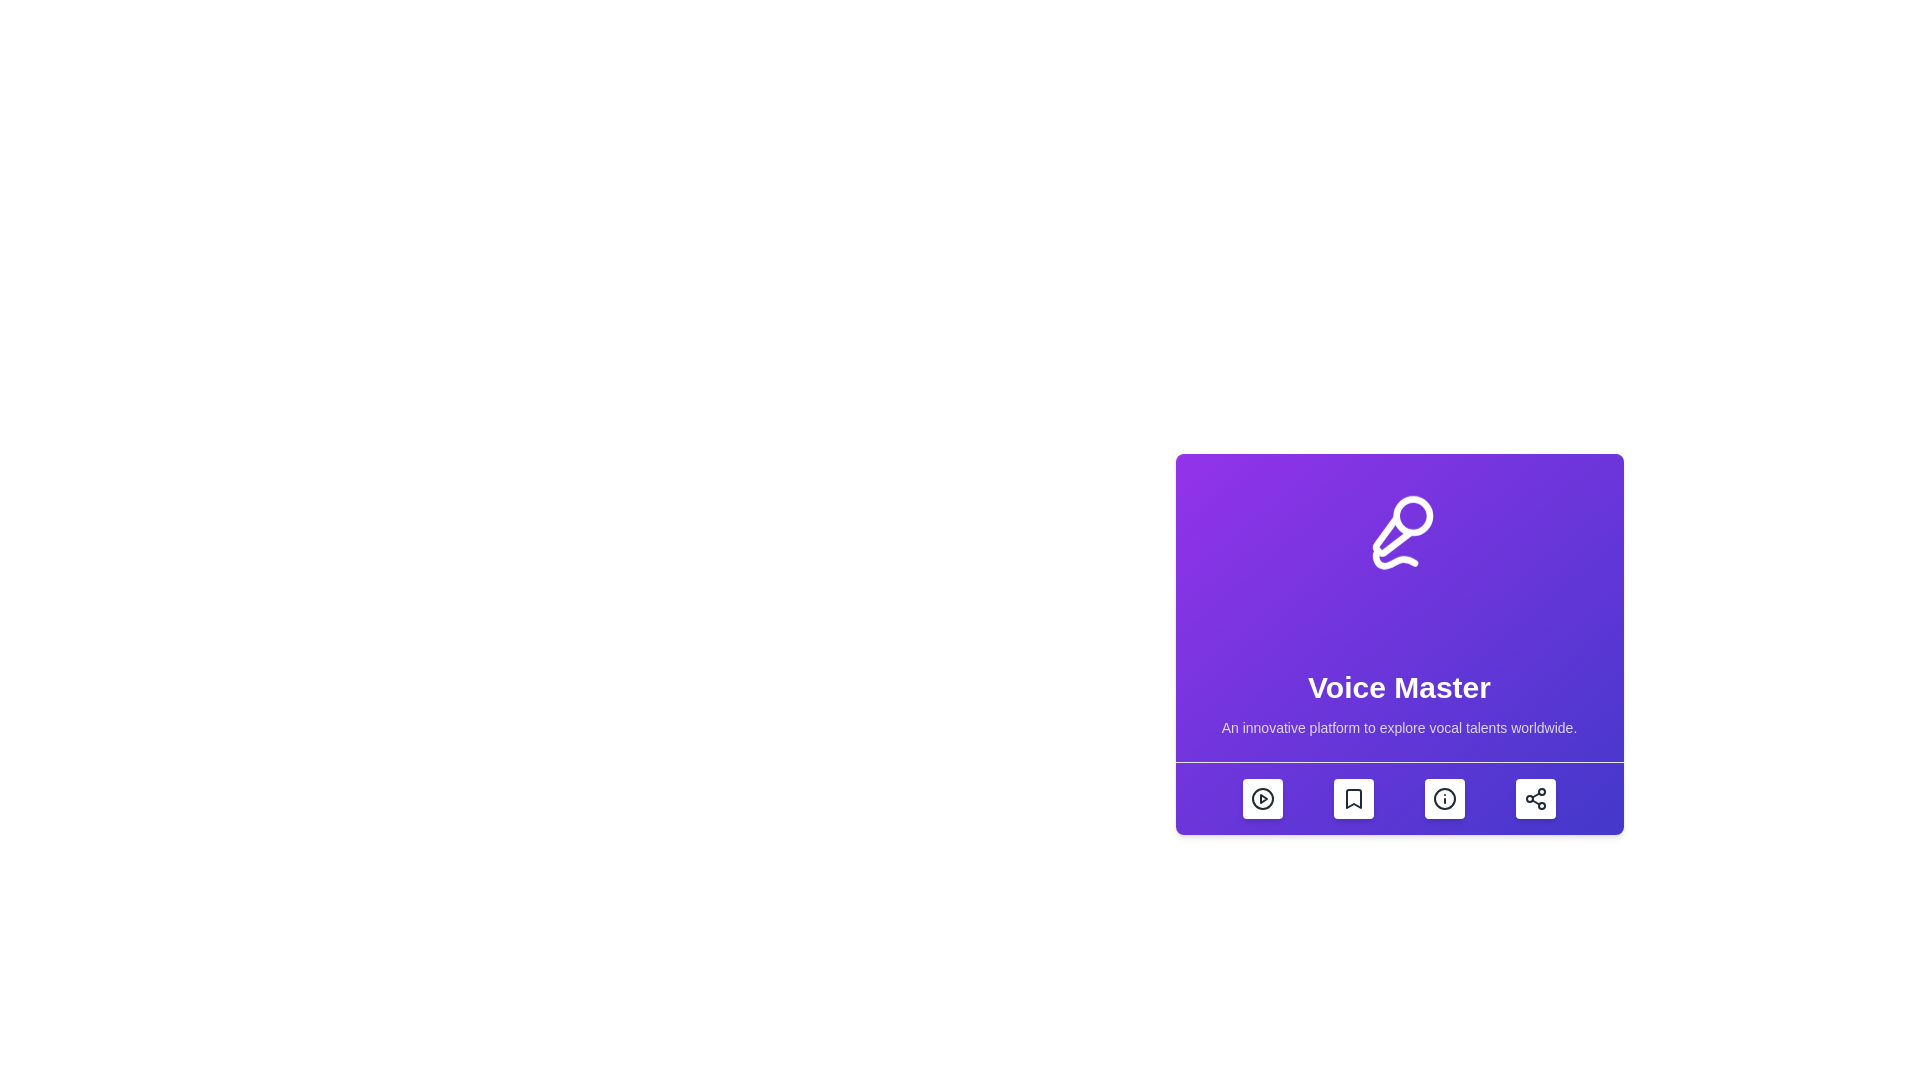 This screenshot has height=1080, width=1920. Describe the element at coordinates (1261, 797) in the screenshot. I see `the play icon, which is a circular shape with a triangular play symbol, located at the leftmost action button in the button layout of the 'Voice Master' card` at that location.